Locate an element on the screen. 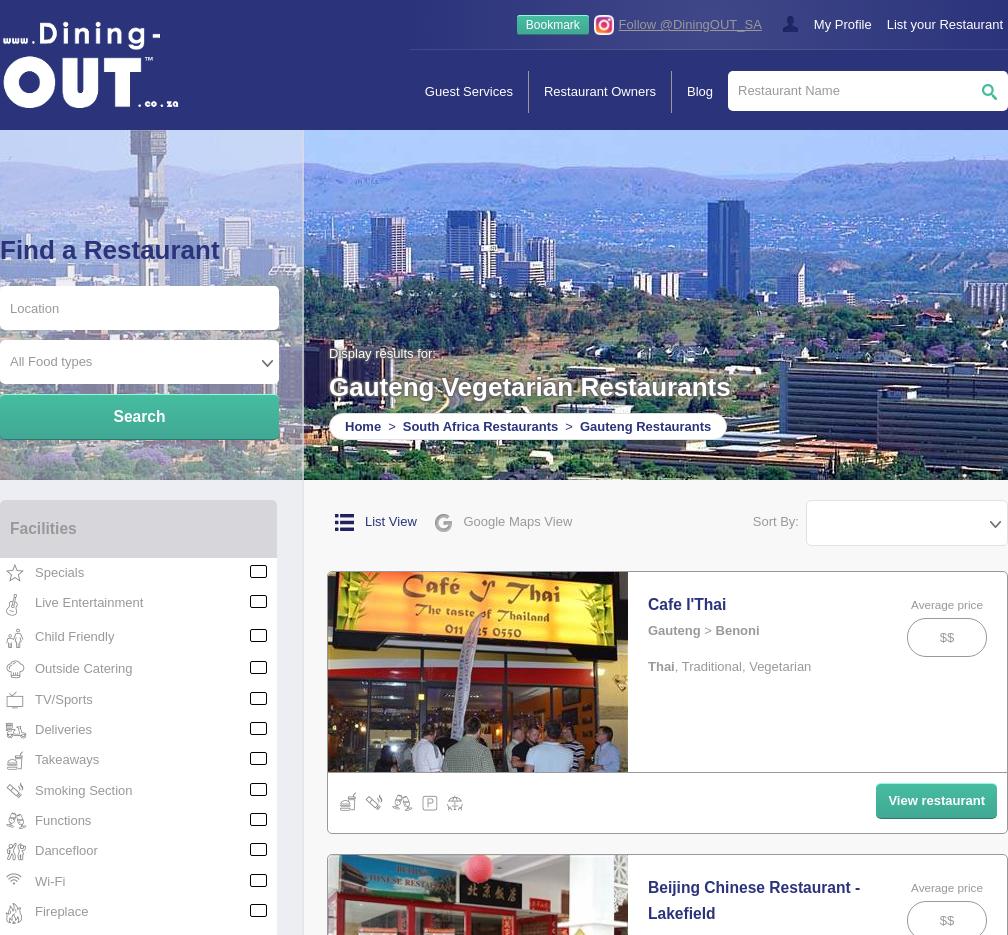 Image resolution: width=1008 pixels, height=935 pixels. 'Vegetarian' is located at coordinates (779, 666).